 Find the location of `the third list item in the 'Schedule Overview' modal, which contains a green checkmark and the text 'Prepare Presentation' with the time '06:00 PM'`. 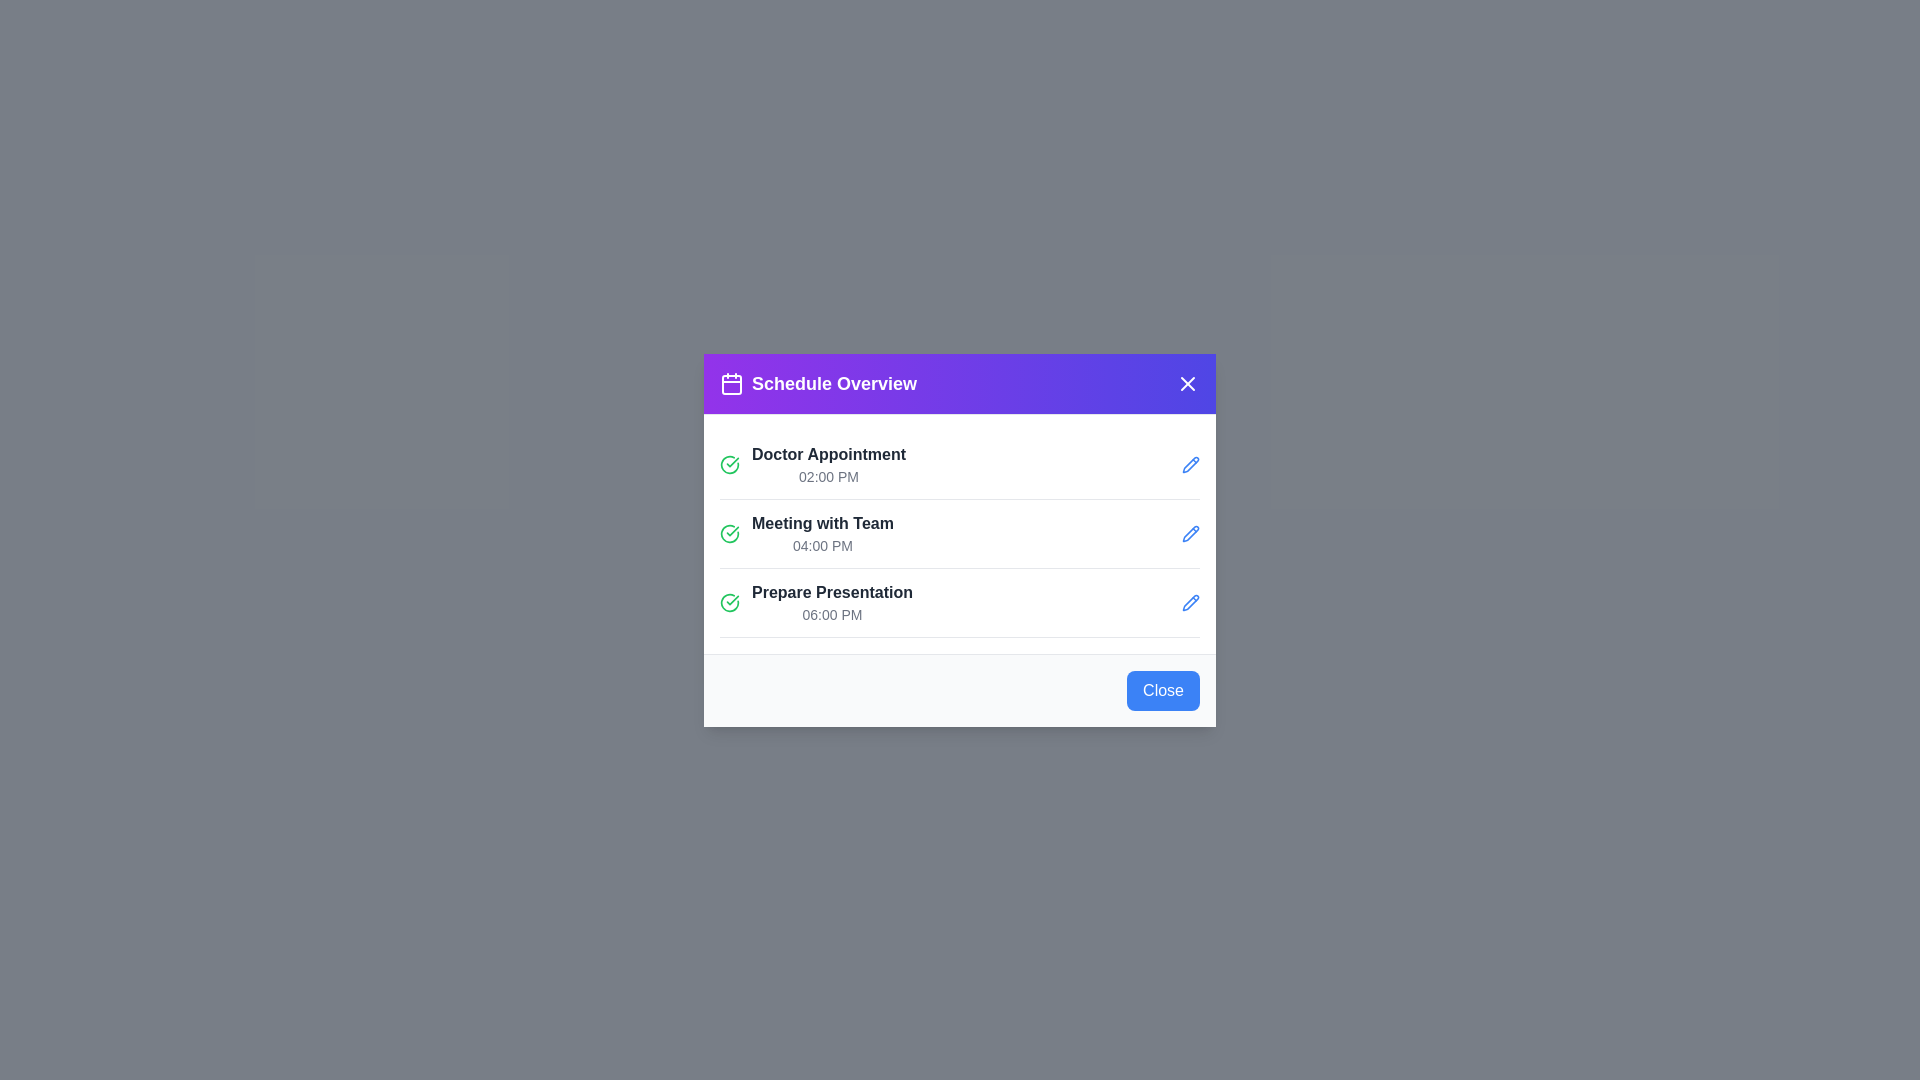

the third list item in the 'Schedule Overview' modal, which contains a green checkmark and the text 'Prepare Presentation' with the time '06:00 PM' is located at coordinates (816, 601).